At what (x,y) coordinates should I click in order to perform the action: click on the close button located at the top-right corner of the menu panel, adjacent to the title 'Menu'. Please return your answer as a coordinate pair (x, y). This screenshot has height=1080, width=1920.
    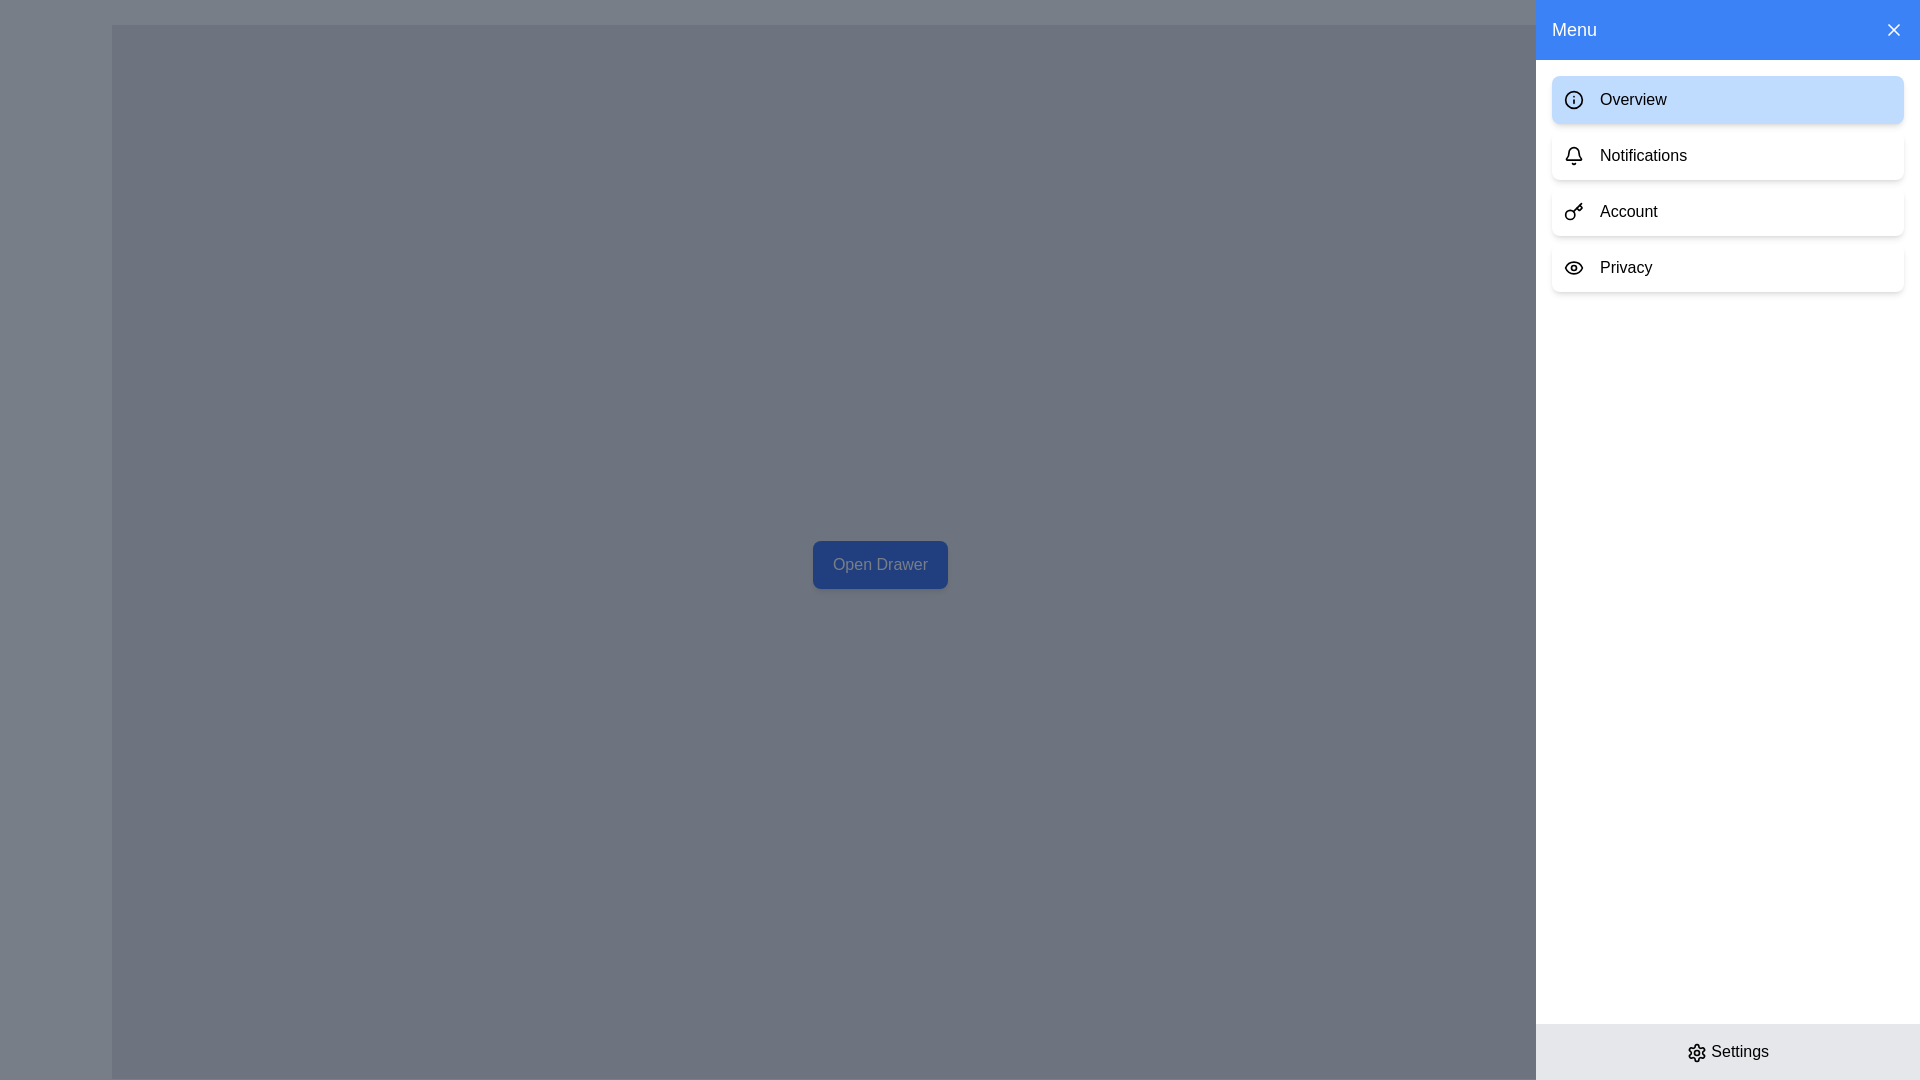
    Looking at the image, I should click on (1893, 30).